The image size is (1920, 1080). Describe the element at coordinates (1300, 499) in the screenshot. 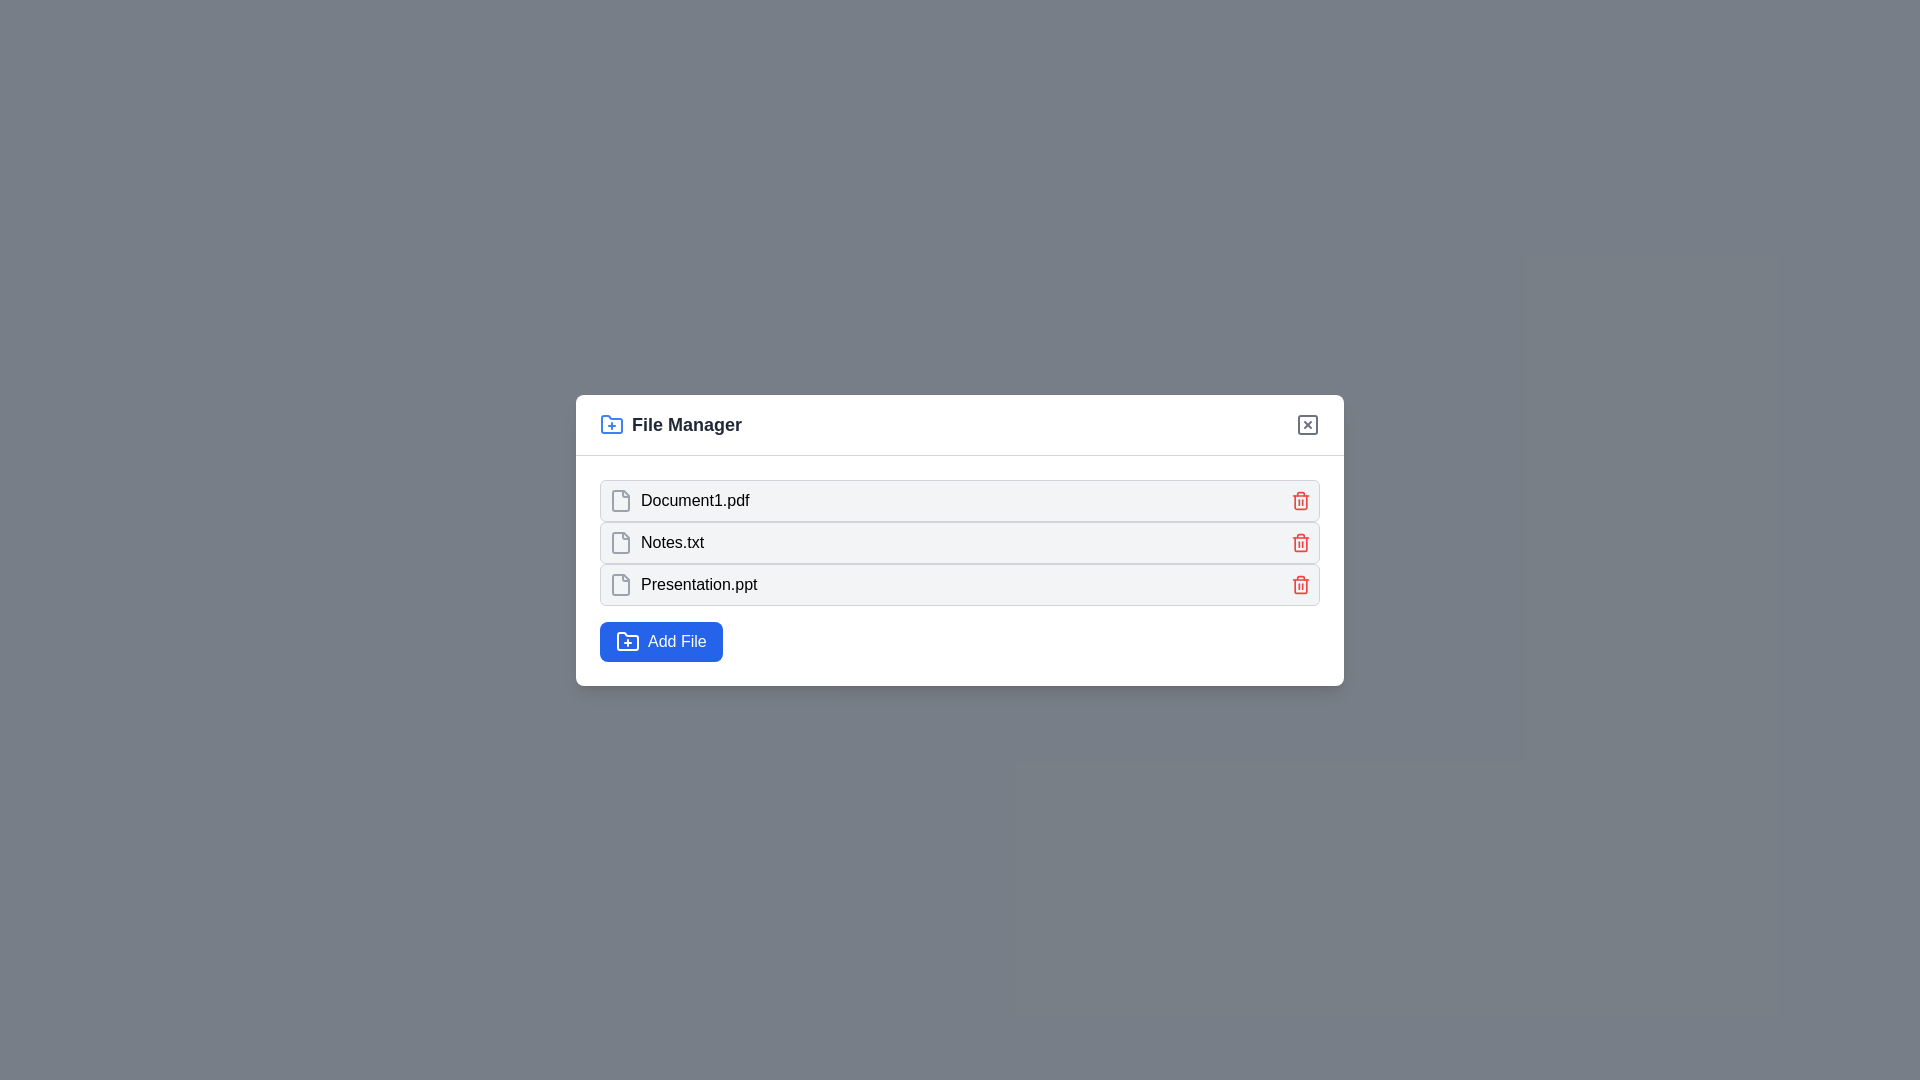

I see `the red trash bin icon button located at the far right of the row displaying 'Document1.pdf'` at that location.